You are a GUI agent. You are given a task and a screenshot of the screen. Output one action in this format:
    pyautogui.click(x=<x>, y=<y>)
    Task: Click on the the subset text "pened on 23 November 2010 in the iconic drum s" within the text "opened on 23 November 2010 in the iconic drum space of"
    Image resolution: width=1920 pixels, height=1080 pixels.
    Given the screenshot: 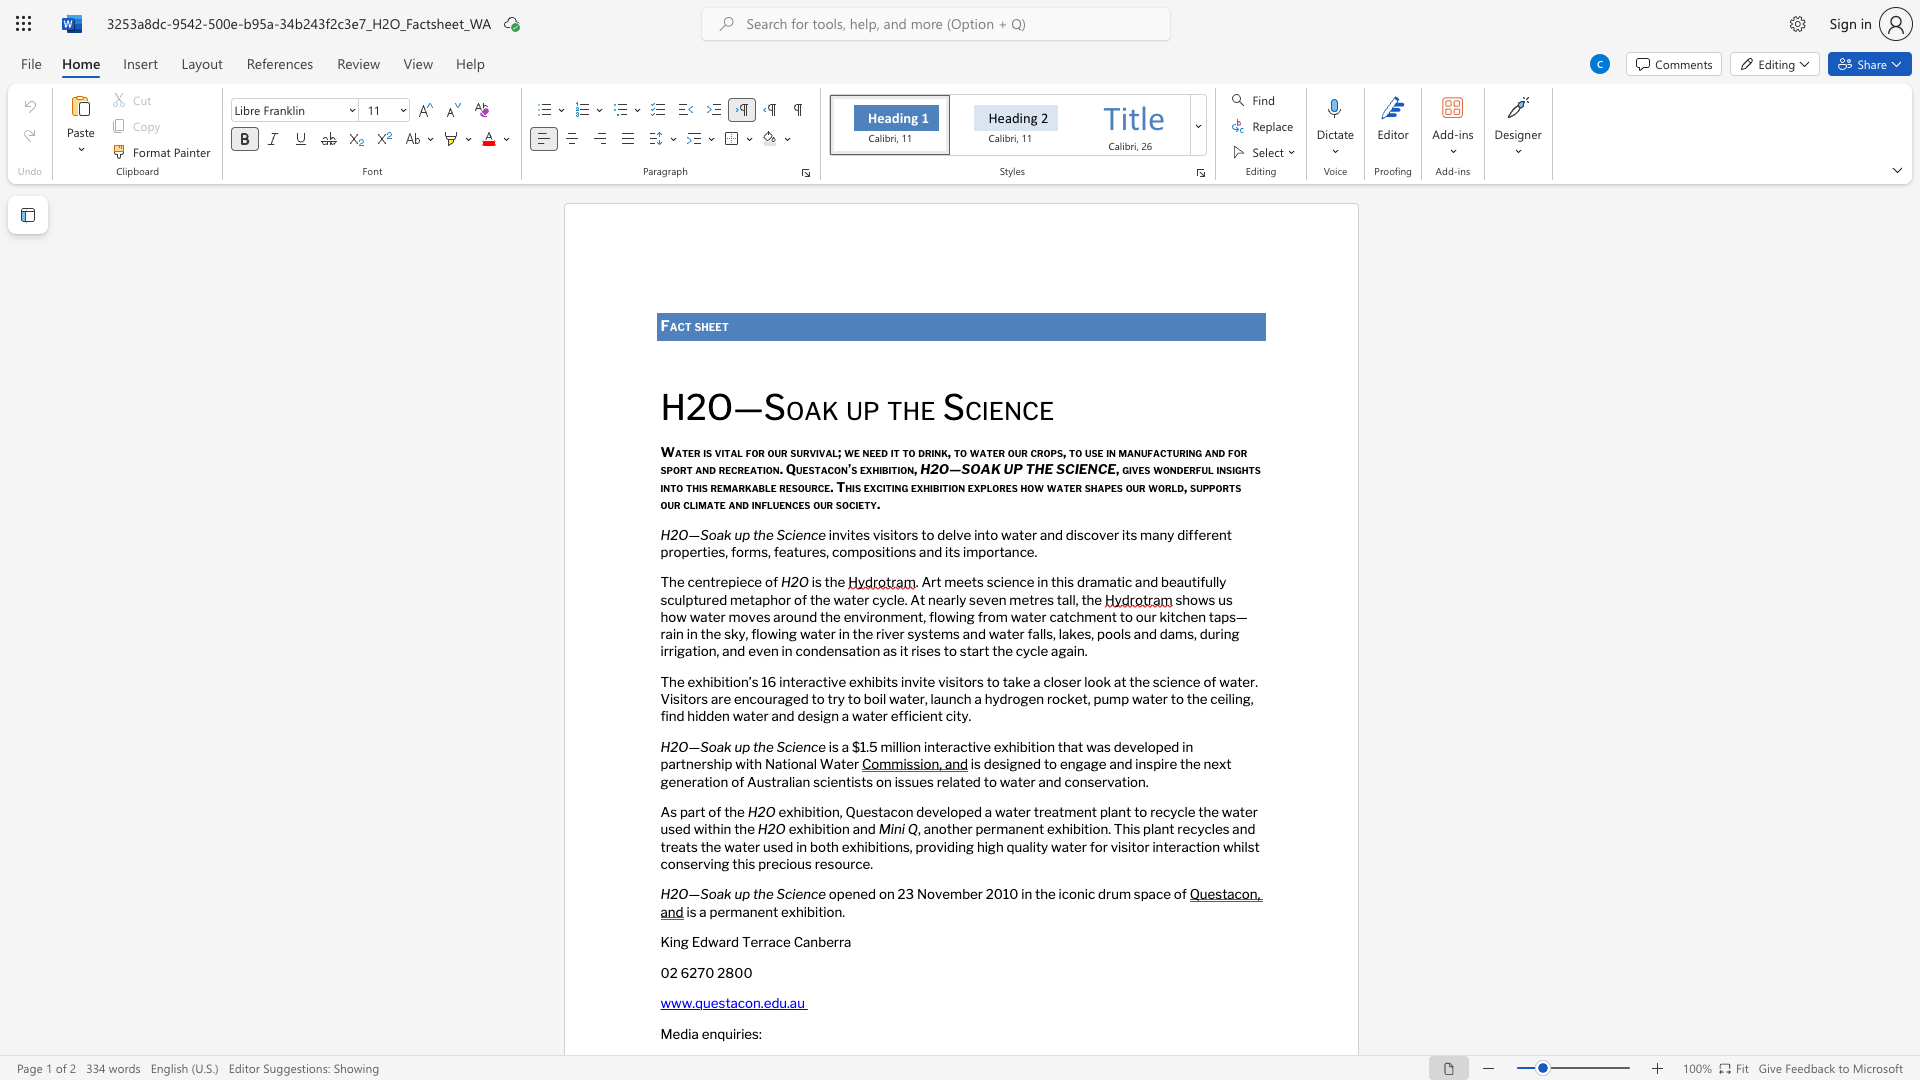 What is the action you would take?
    pyautogui.click(x=836, y=893)
    